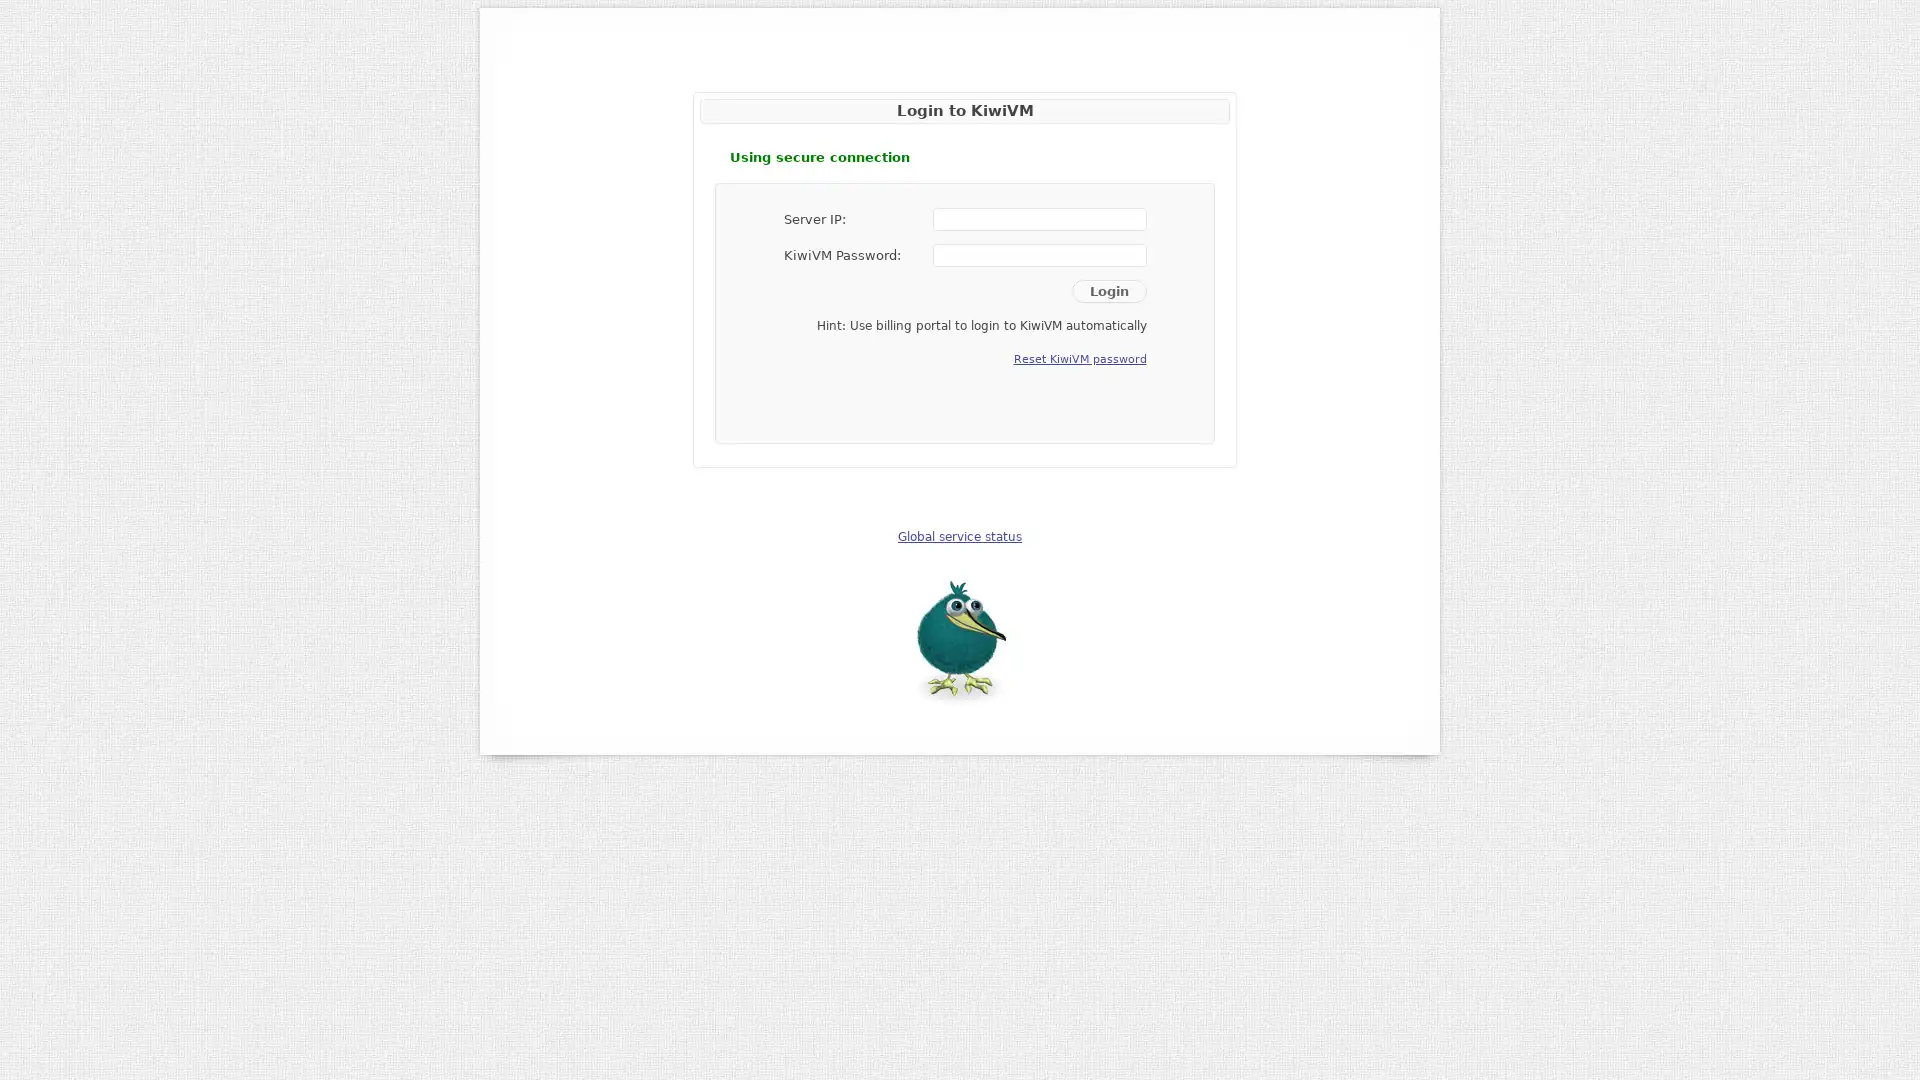 The height and width of the screenshot is (1080, 1920). I want to click on Login, so click(1107, 291).